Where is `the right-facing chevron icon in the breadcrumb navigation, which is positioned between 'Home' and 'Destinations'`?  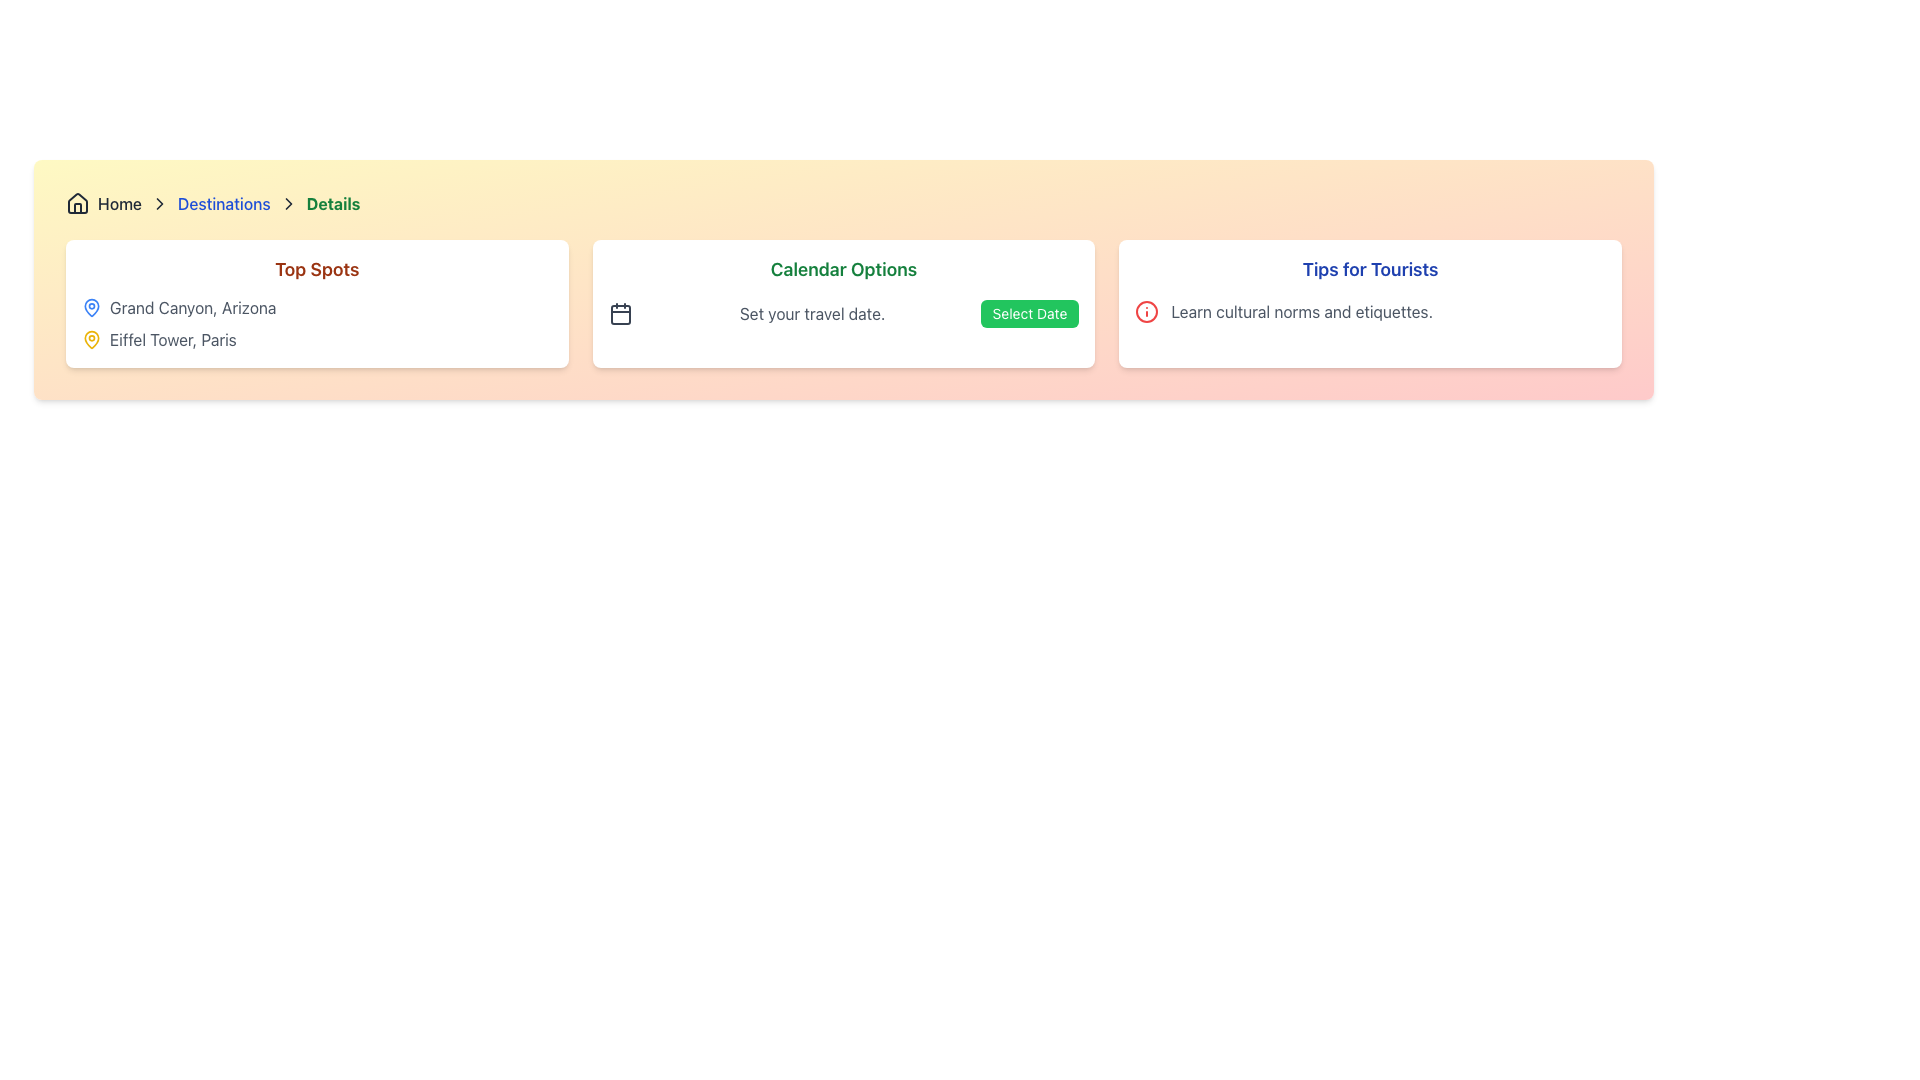 the right-facing chevron icon in the breadcrumb navigation, which is positioned between 'Home' and 'Destinations' is located at coordinates (158, 204).